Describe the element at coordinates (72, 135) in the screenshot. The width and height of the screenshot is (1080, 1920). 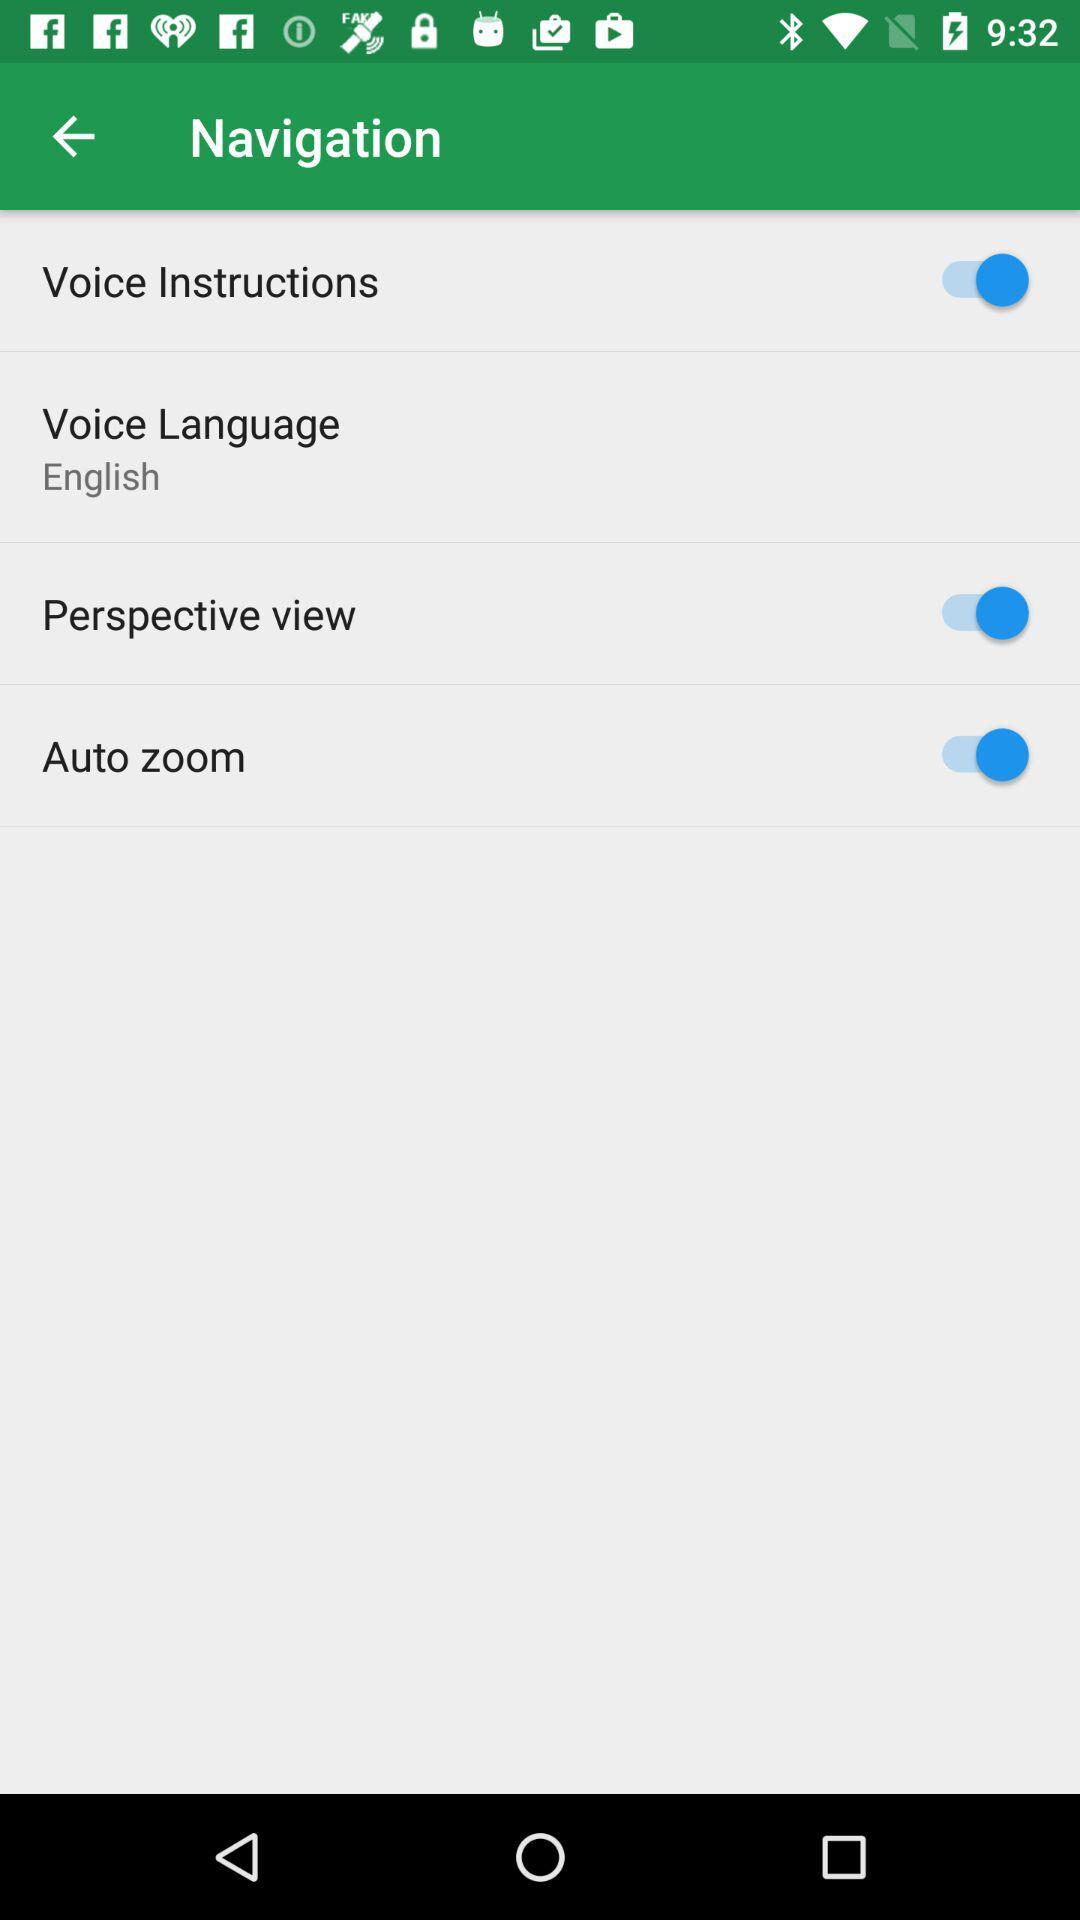
I see `icon to the left of navigation icon` at that location.